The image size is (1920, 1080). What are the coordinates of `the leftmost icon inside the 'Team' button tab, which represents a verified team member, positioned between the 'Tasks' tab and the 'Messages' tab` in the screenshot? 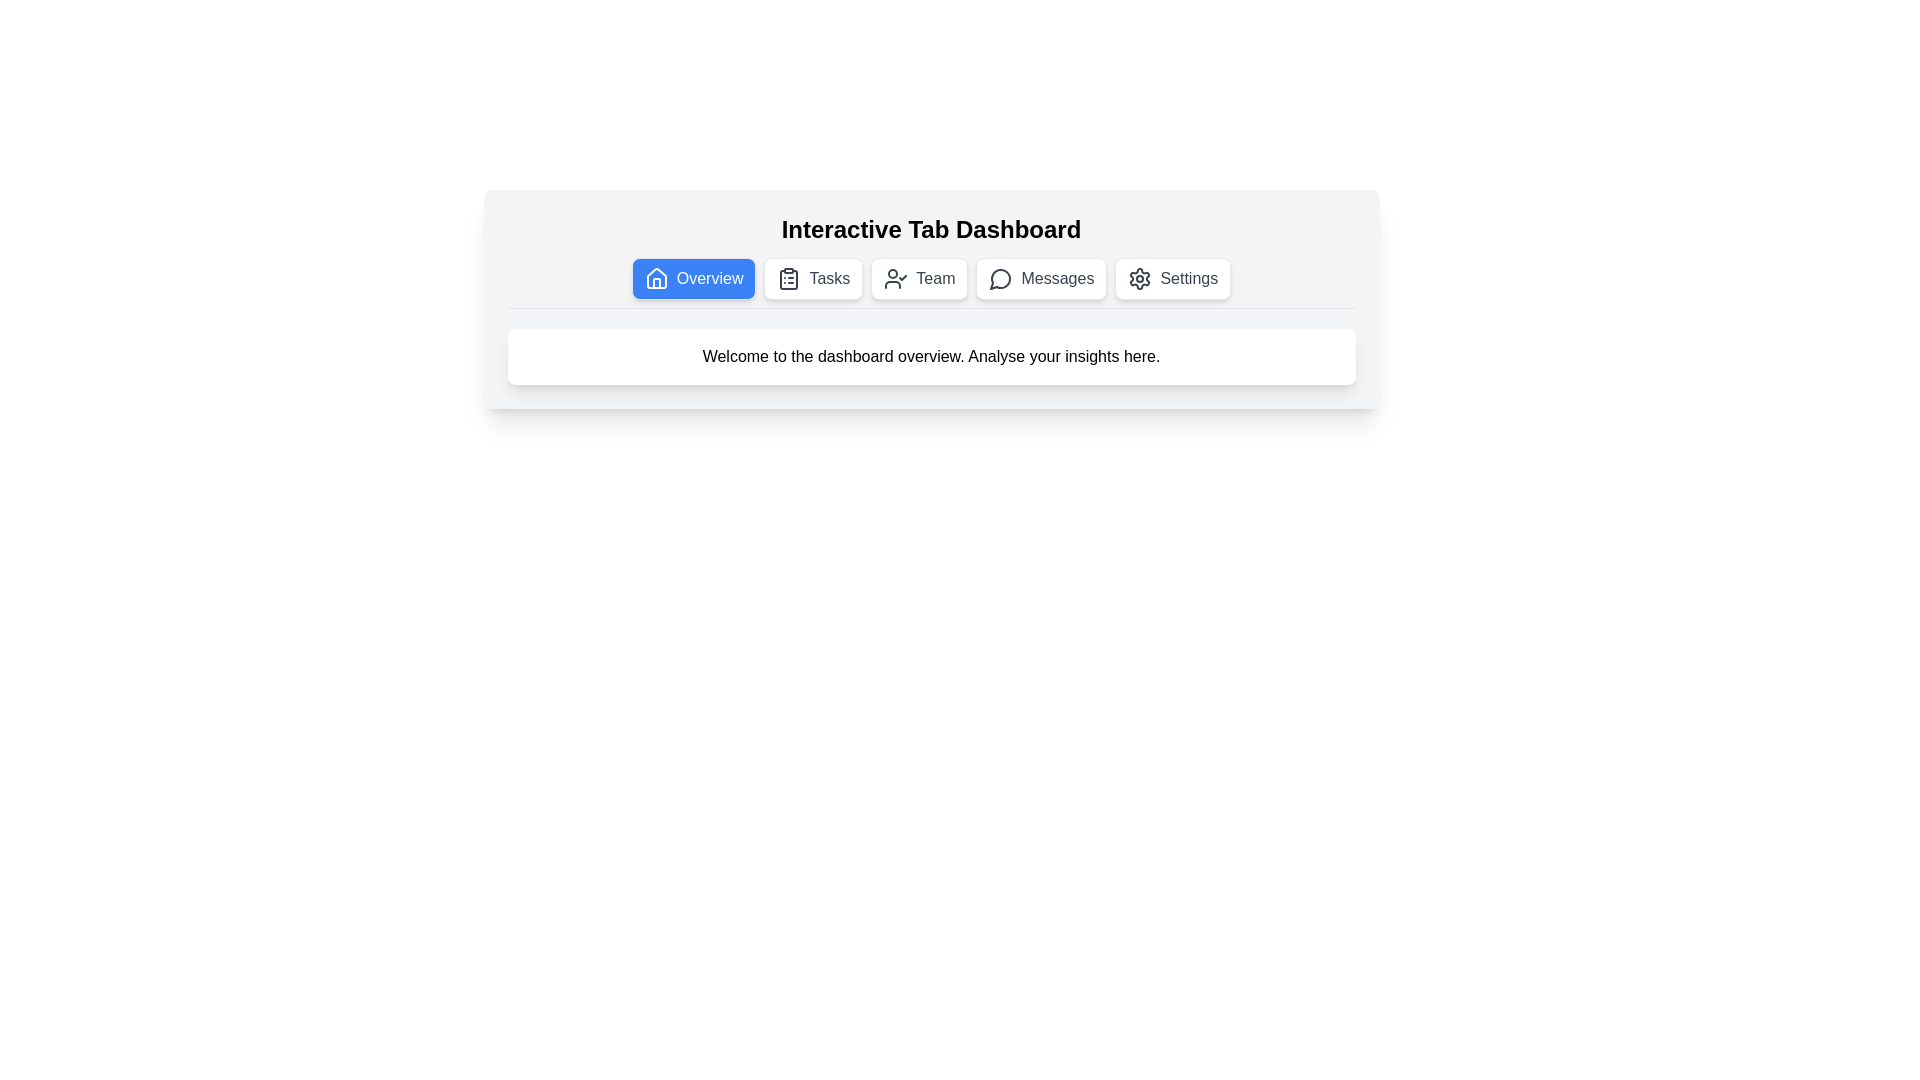 It's located at (895, 278).